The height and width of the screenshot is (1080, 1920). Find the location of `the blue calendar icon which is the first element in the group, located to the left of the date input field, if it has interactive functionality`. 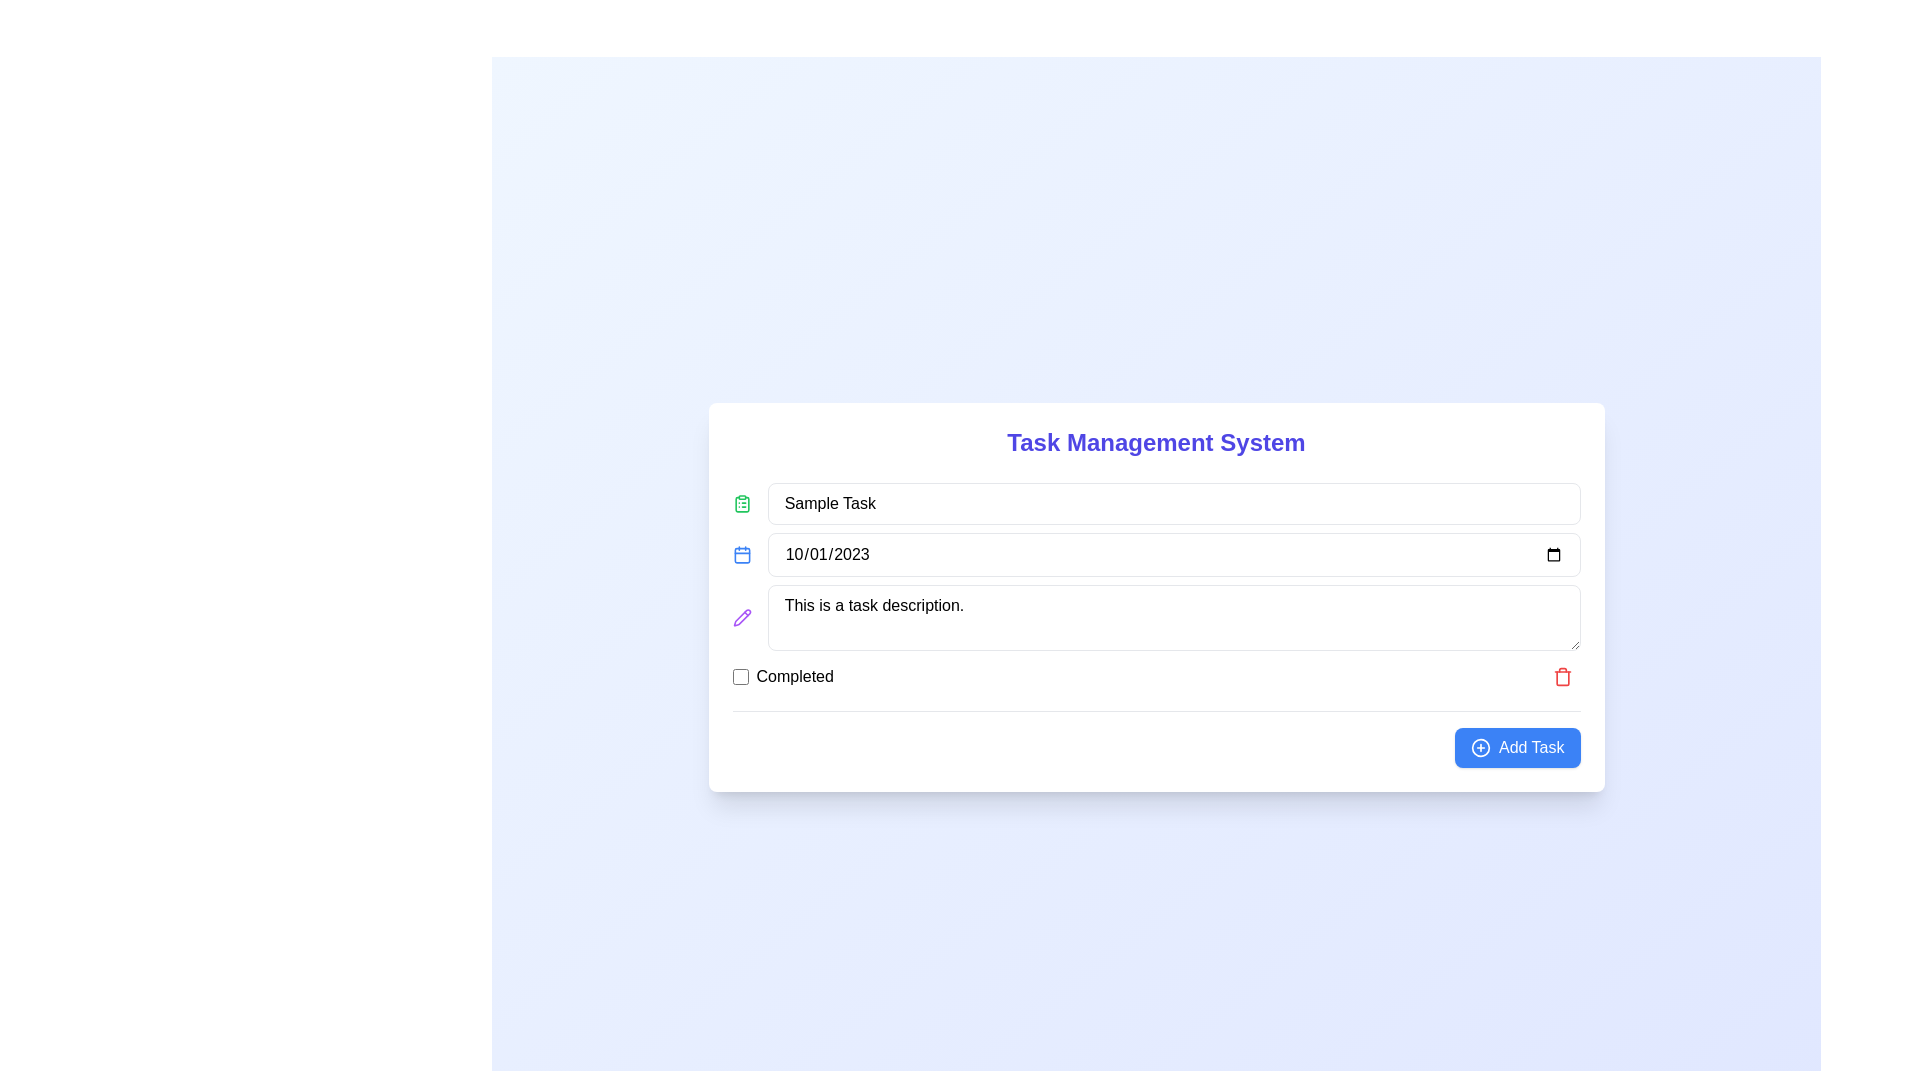

the blue calendar icon which is the first element in the group, located to the left of the date input field, if it has interactive functionality is located at coordinates (741, 554).